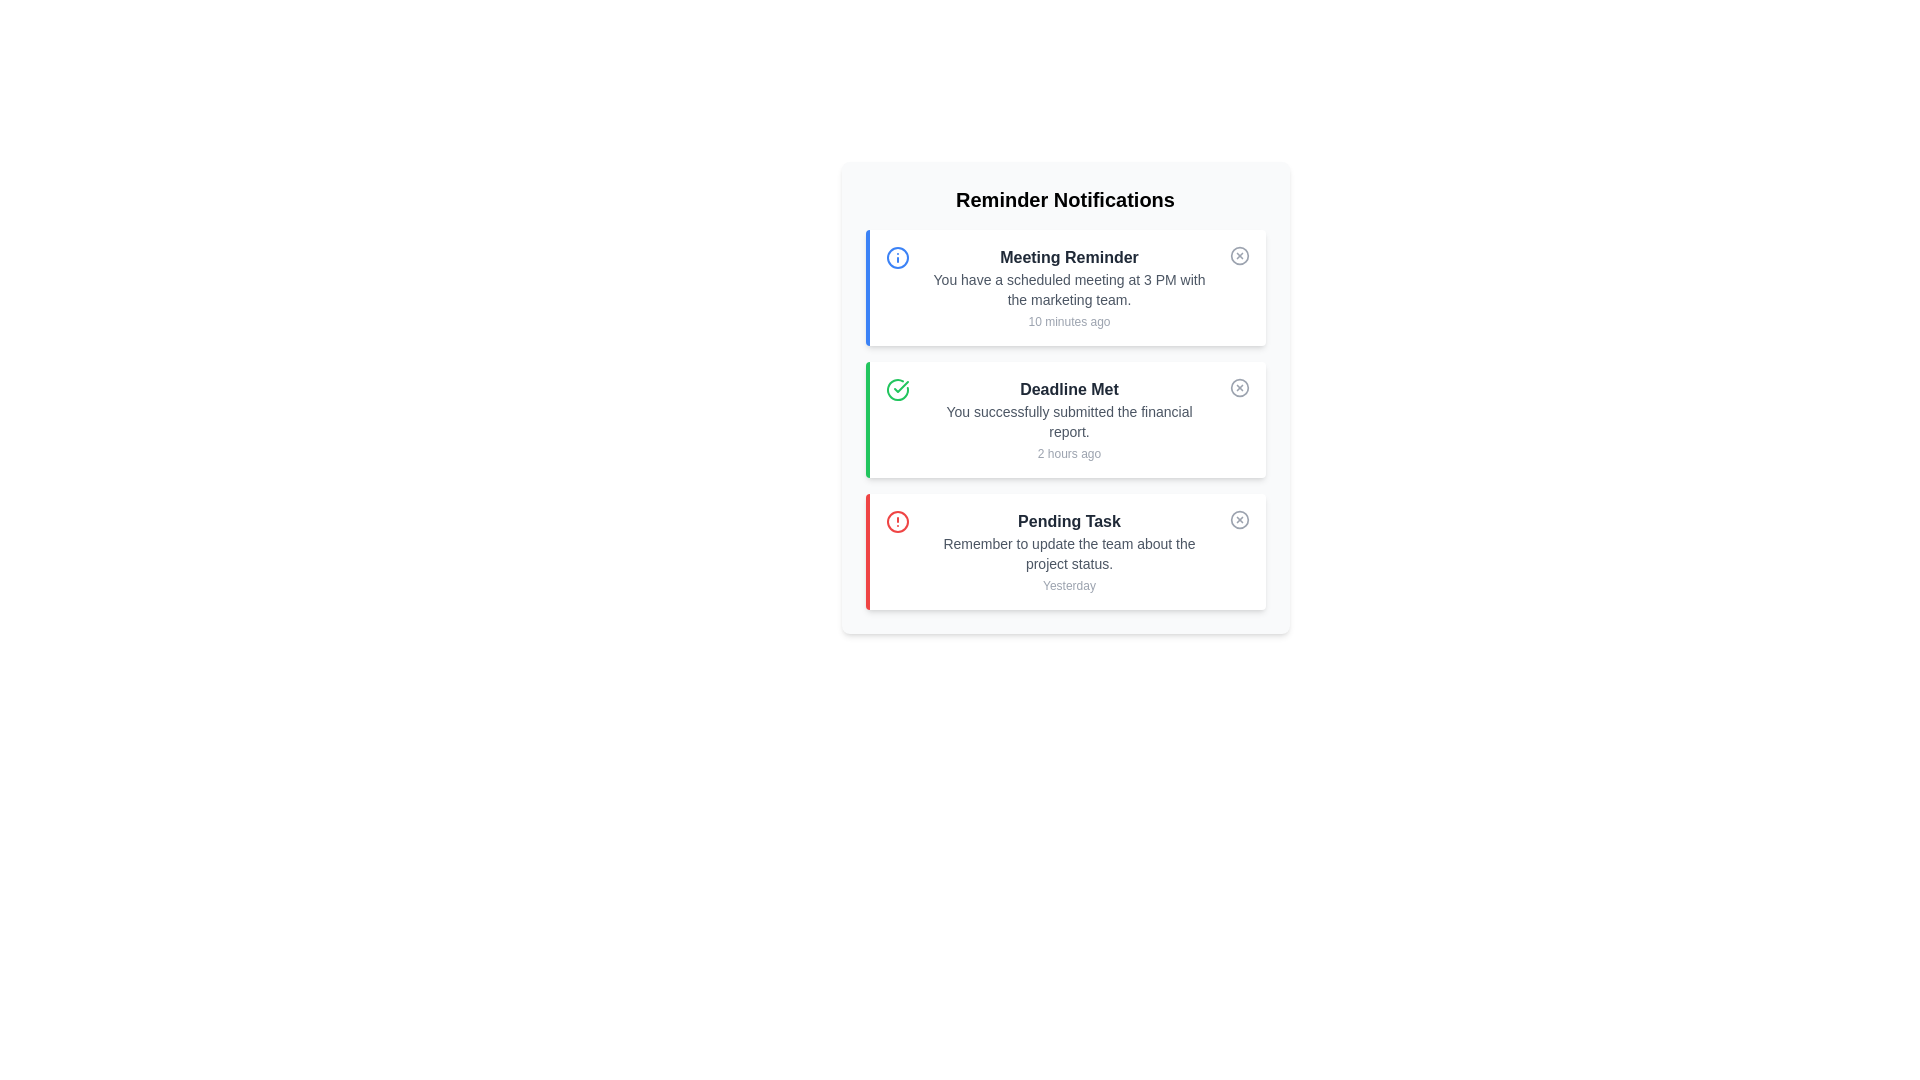 The image size is (1920, 1080). Describe the element at coordinates (1068, 288) in the screenshot. I see `the 'Meeting Reminder' text block located prominently in the center-left portion of the viewport to potentially reveal additional actions` at that location.